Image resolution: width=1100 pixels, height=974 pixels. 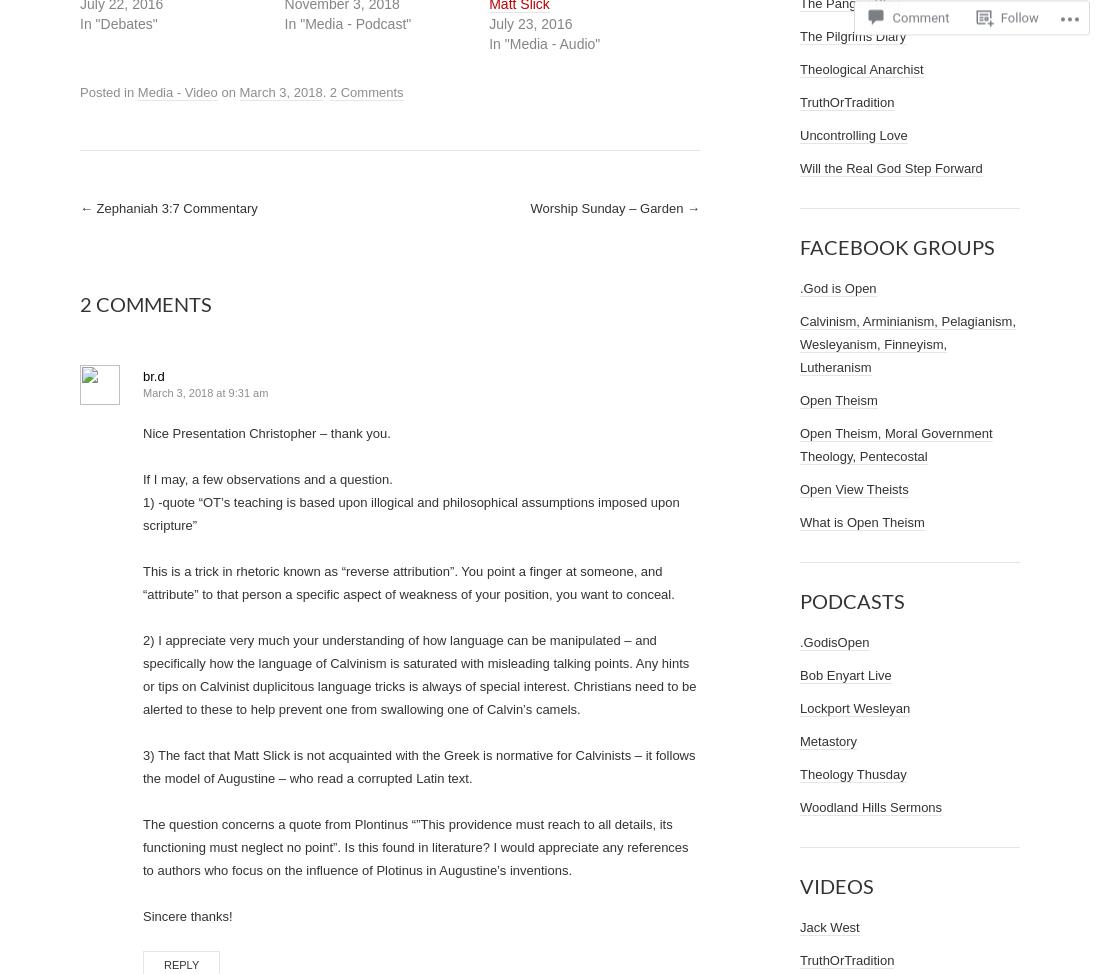 What do you see at coordinates (144, 302) in the screenshot?
I see `'2 comments'` at bounding box center [144, 302].